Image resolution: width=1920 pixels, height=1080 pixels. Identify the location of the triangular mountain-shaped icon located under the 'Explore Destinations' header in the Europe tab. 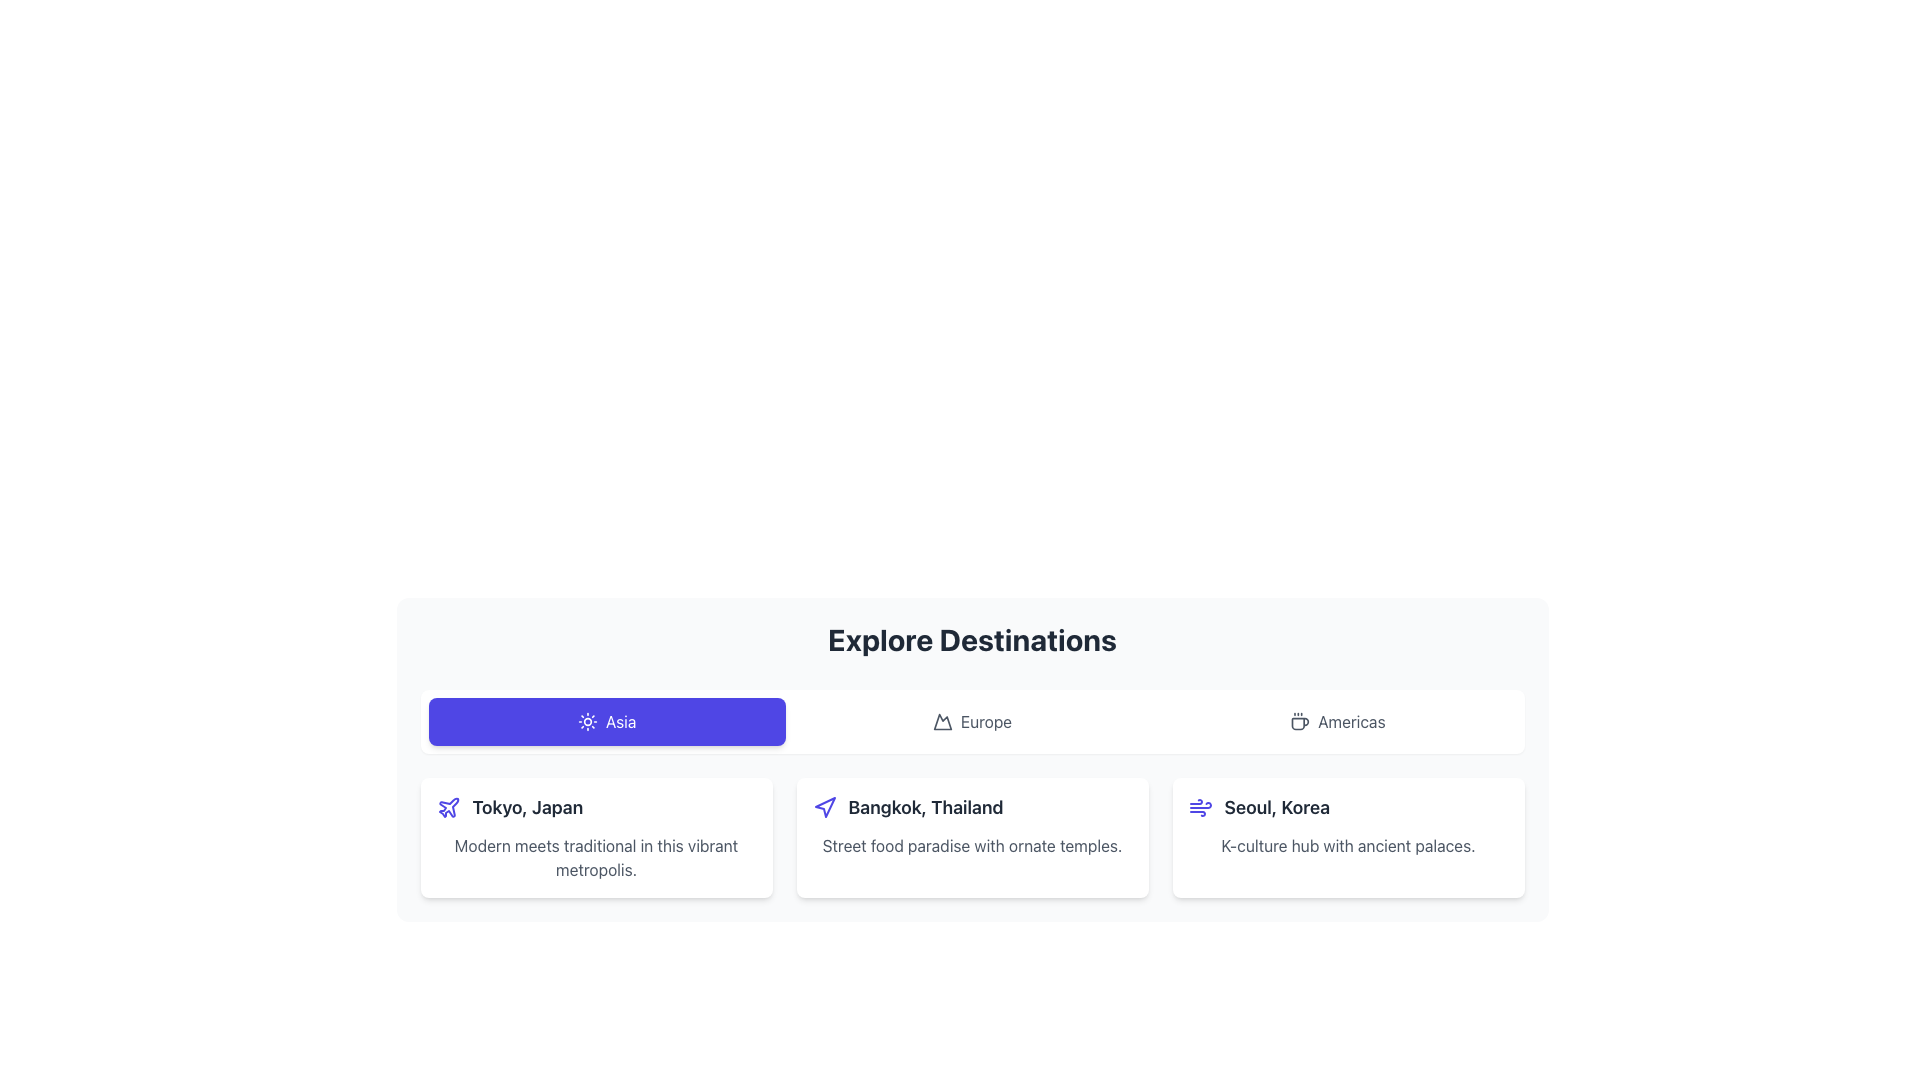
(941, 721).